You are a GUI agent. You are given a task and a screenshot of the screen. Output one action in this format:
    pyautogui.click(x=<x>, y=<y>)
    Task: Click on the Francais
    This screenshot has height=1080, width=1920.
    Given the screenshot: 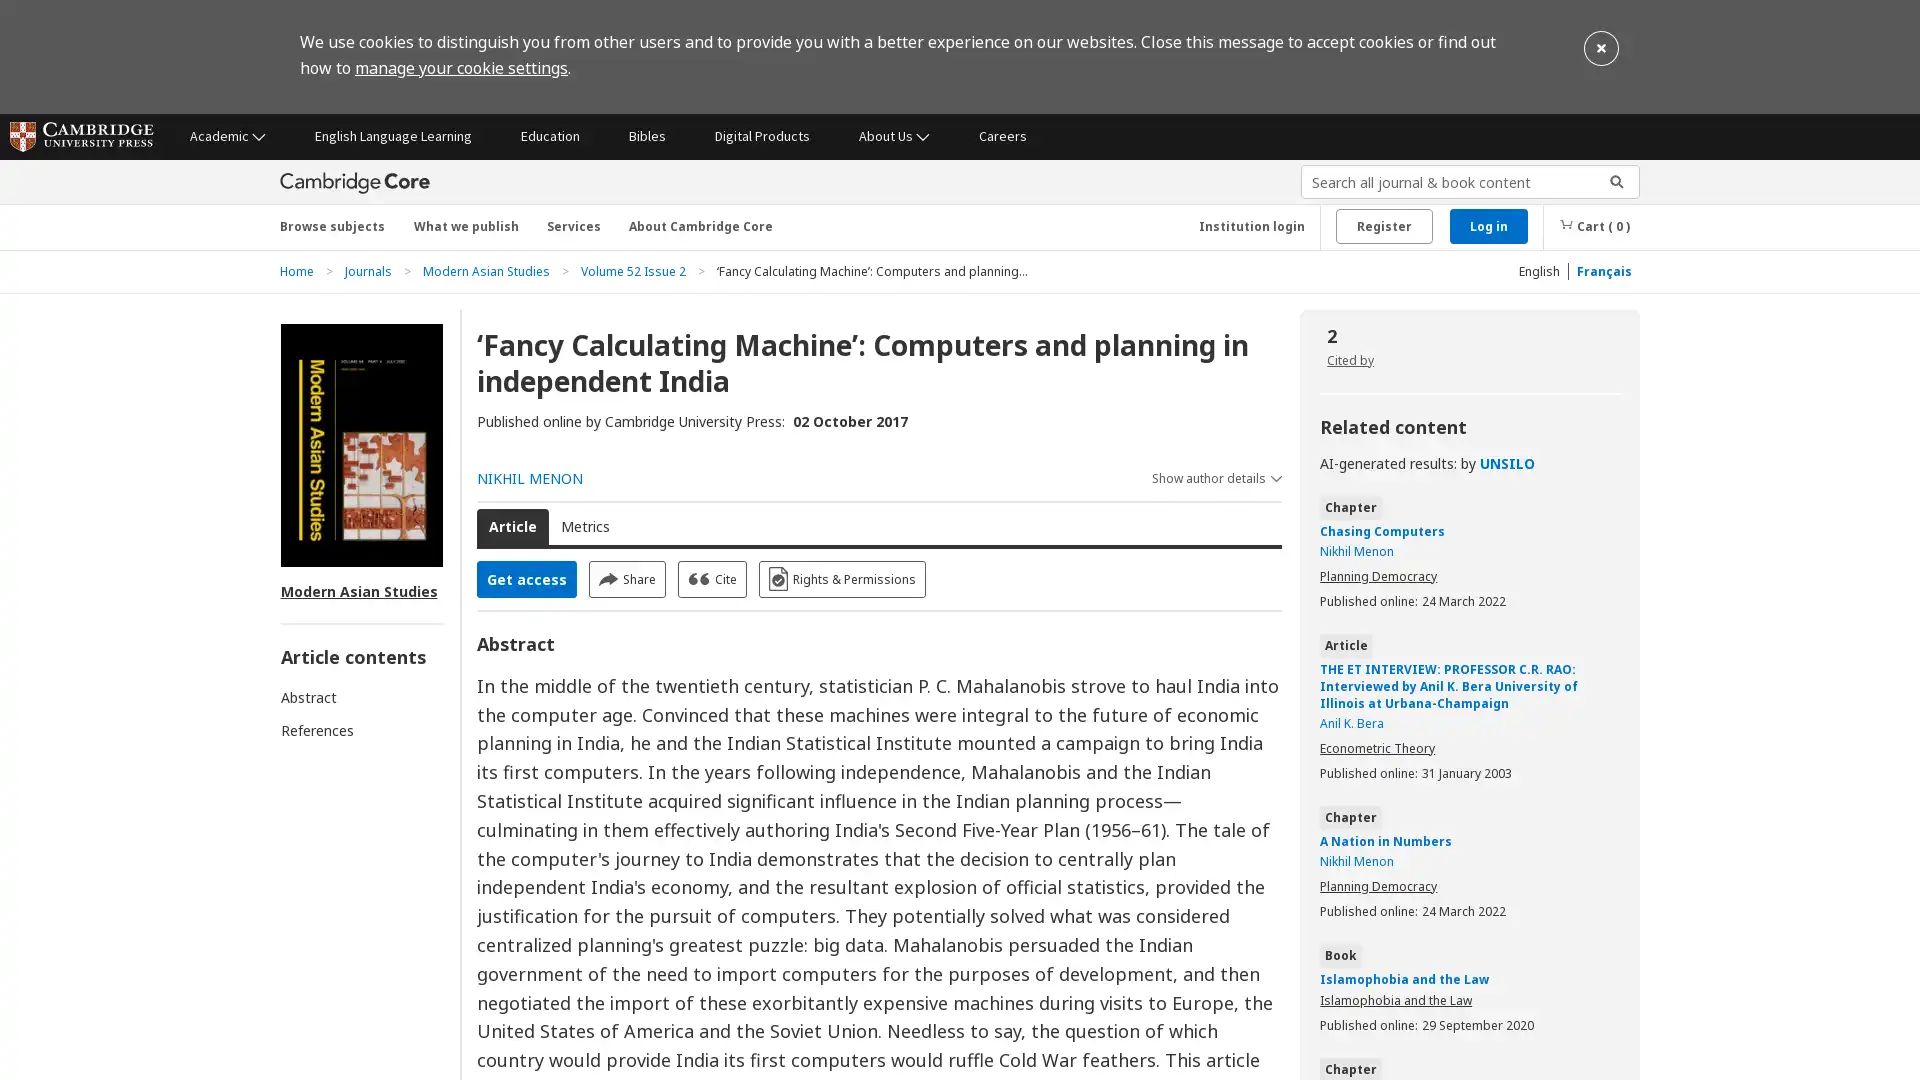 What is the action you would take?
    pyautogui.click(x=1603, y=272)
    